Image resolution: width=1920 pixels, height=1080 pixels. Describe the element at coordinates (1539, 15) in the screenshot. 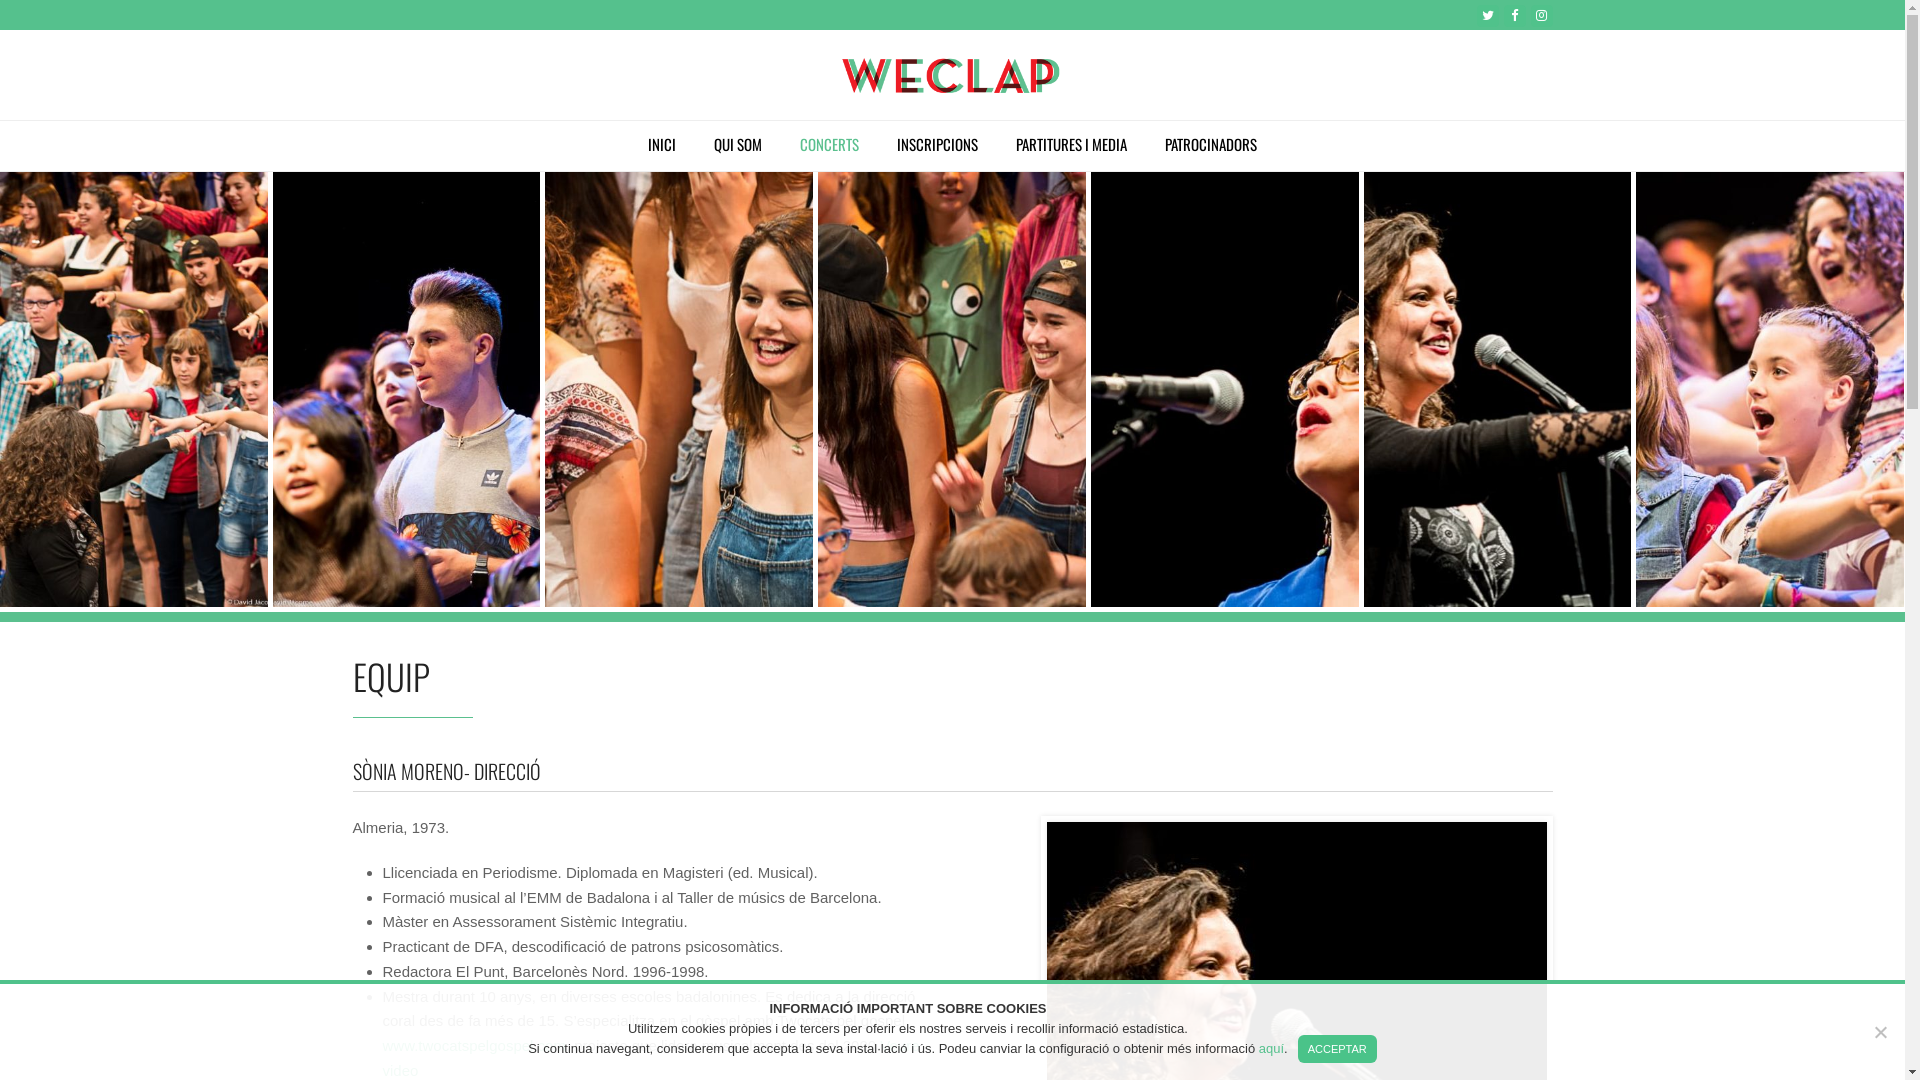

I see `'Instagram'` at that location.